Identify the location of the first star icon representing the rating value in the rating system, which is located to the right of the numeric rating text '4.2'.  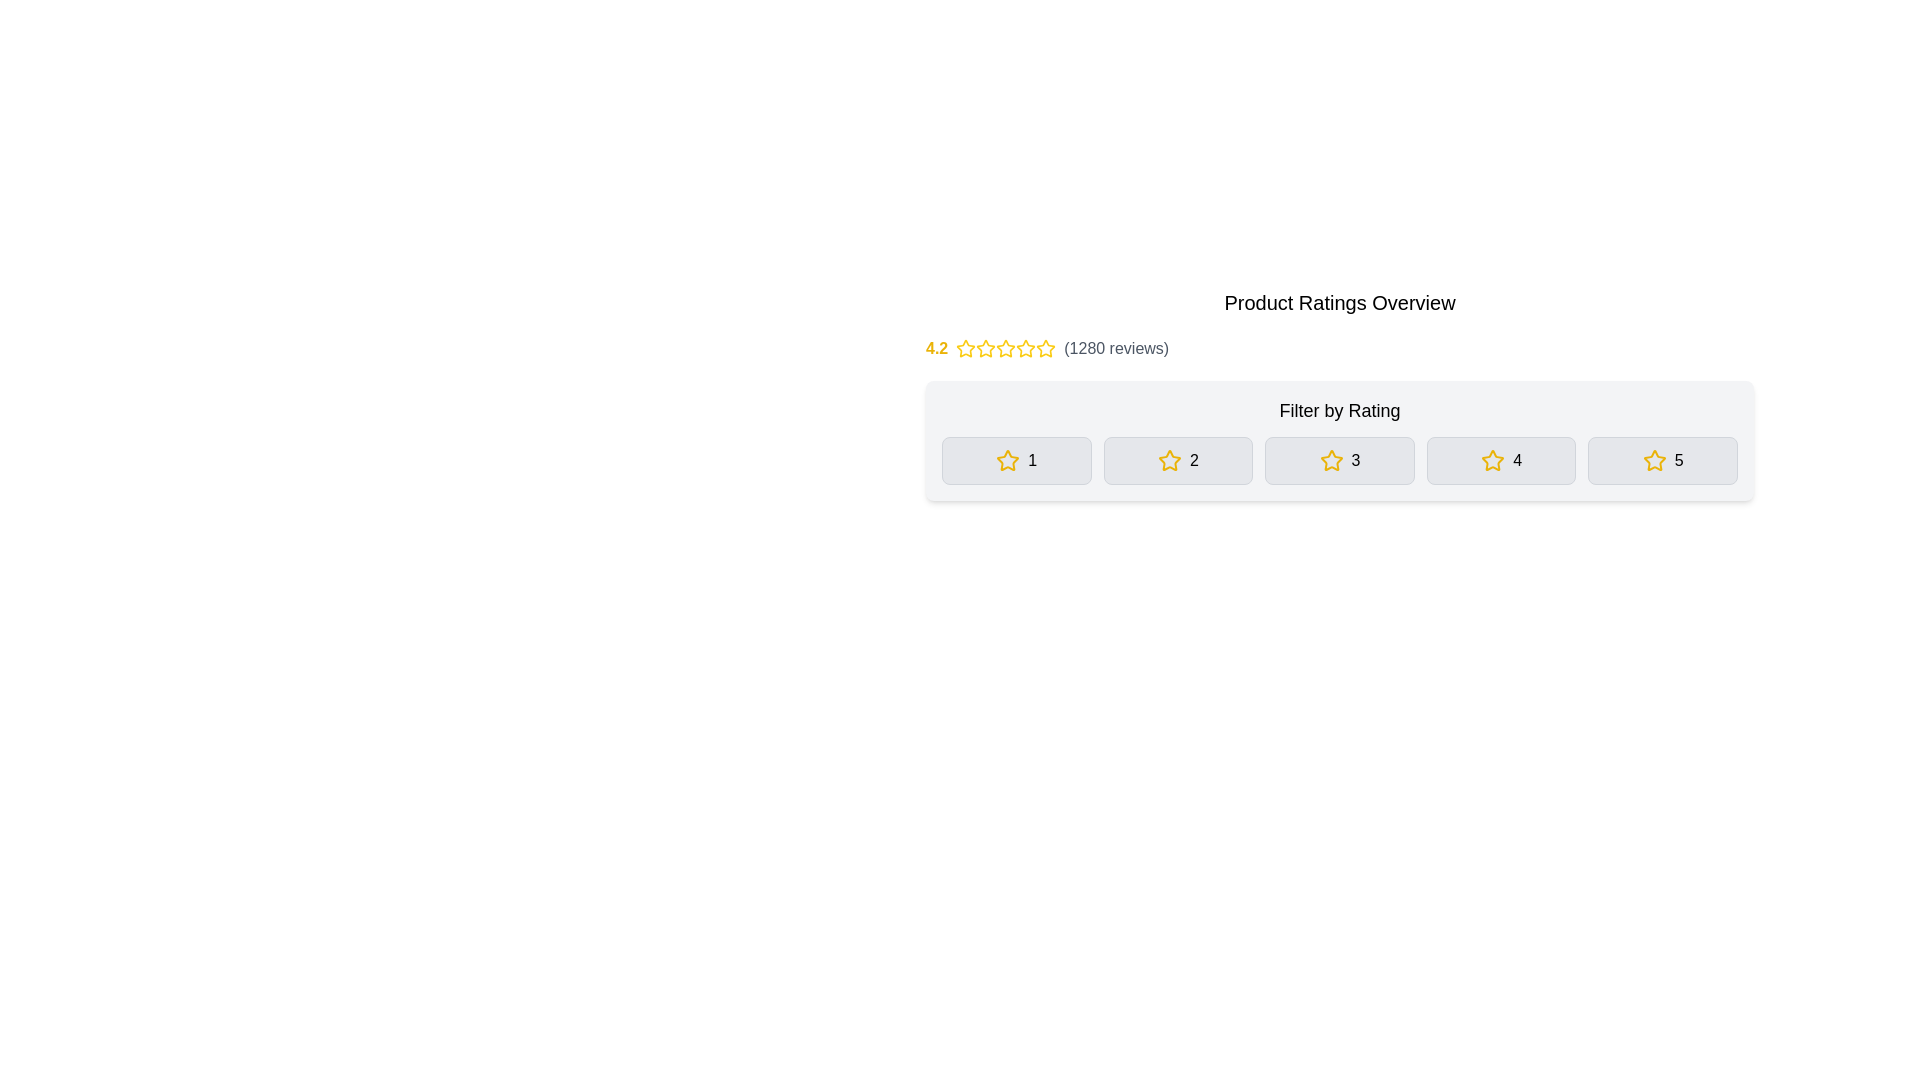
(966, 347).